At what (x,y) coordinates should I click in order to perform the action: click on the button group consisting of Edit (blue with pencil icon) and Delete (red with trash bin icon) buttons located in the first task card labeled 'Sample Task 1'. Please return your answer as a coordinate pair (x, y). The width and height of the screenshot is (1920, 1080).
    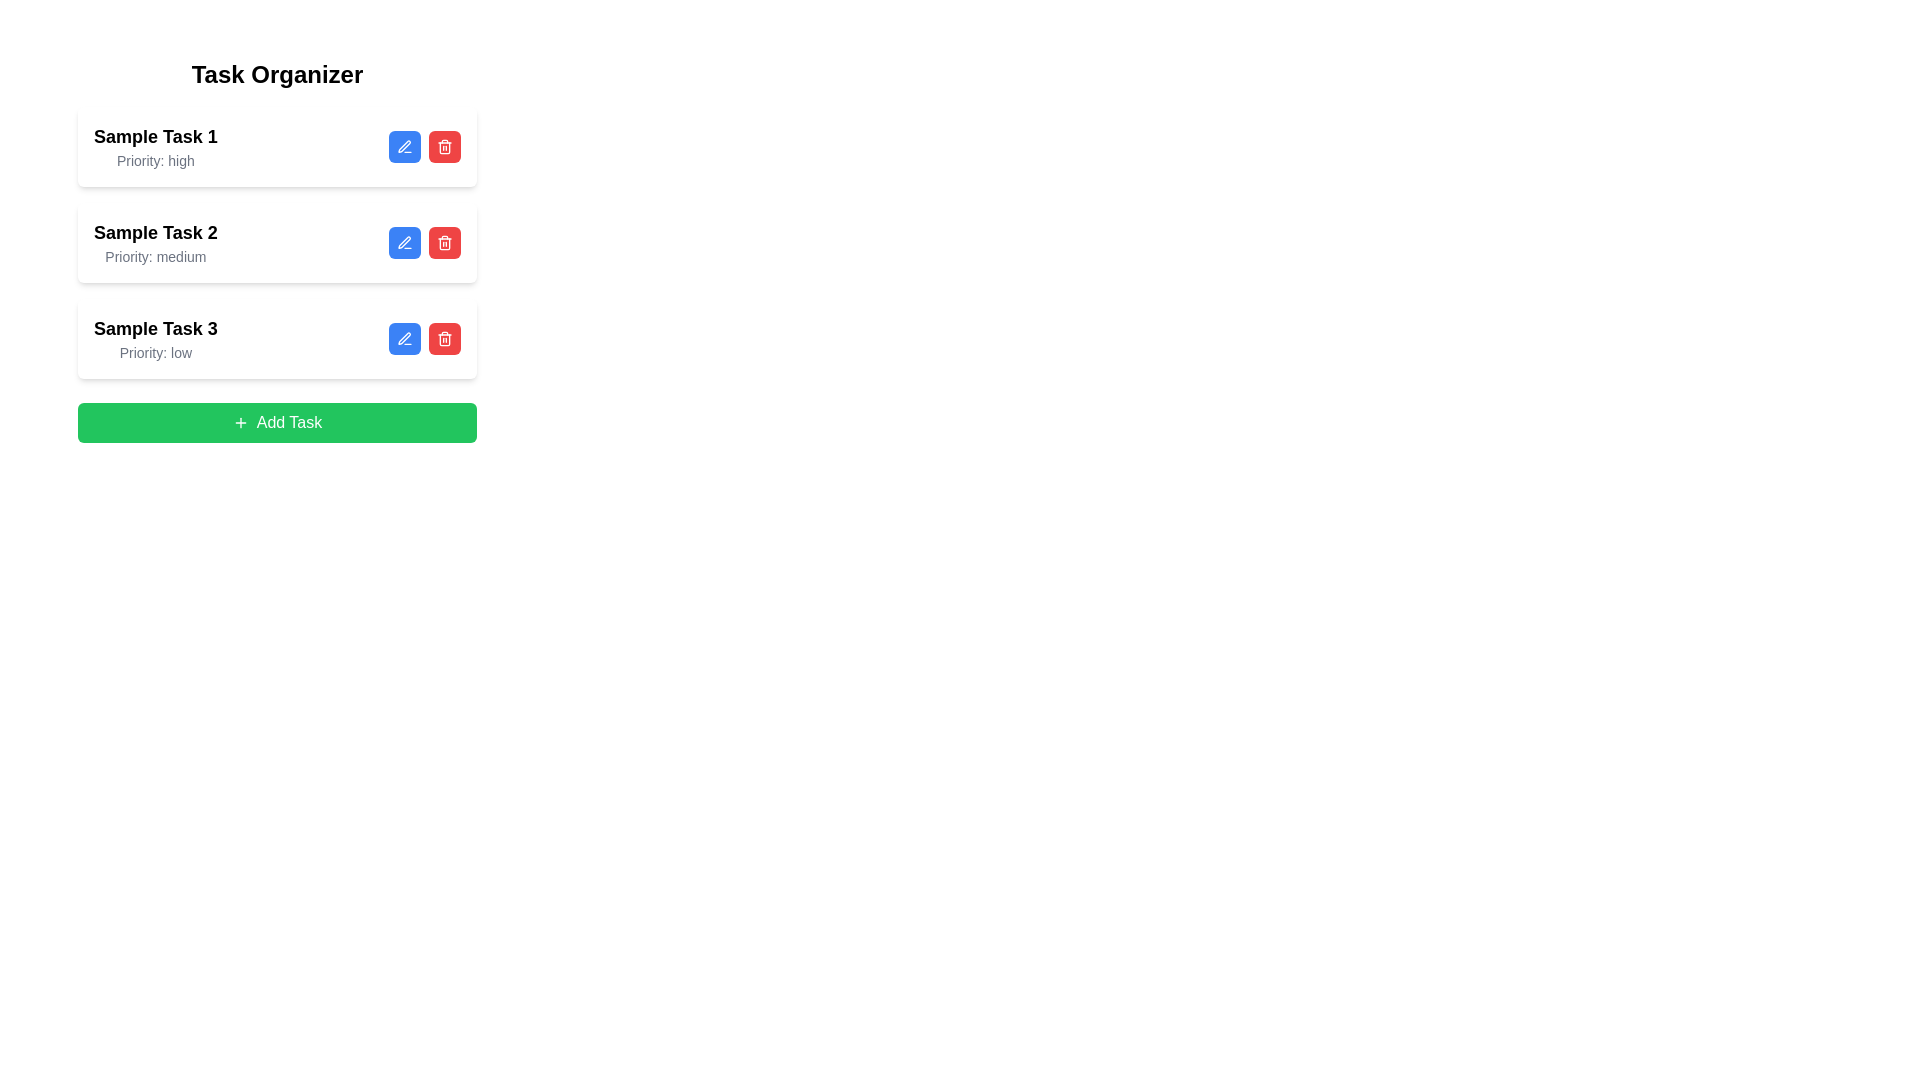
    Looking at the image, I should click on (424, 145).